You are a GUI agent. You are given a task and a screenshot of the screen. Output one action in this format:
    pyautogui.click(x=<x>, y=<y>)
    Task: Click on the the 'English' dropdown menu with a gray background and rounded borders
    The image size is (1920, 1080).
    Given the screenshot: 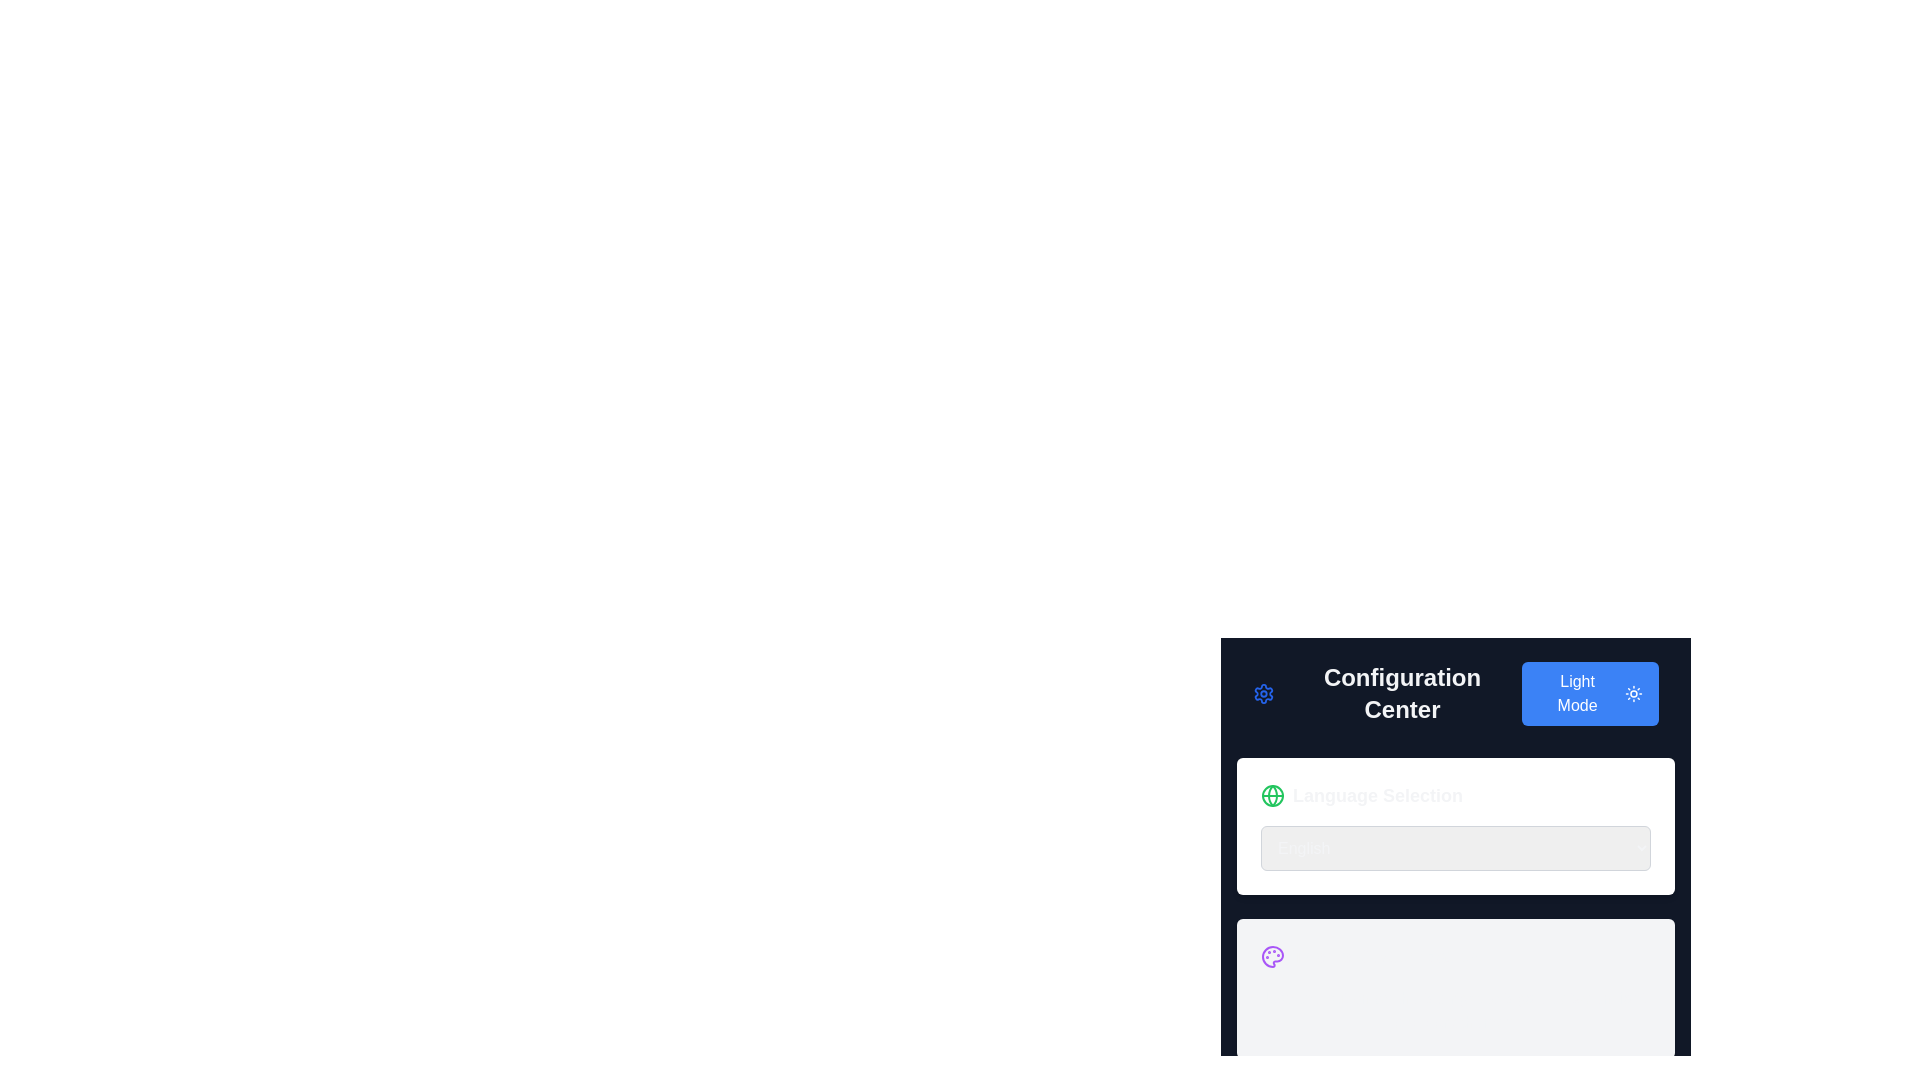 What is the action you would take?
    pyautogui.click(x=1455, y=834)
    